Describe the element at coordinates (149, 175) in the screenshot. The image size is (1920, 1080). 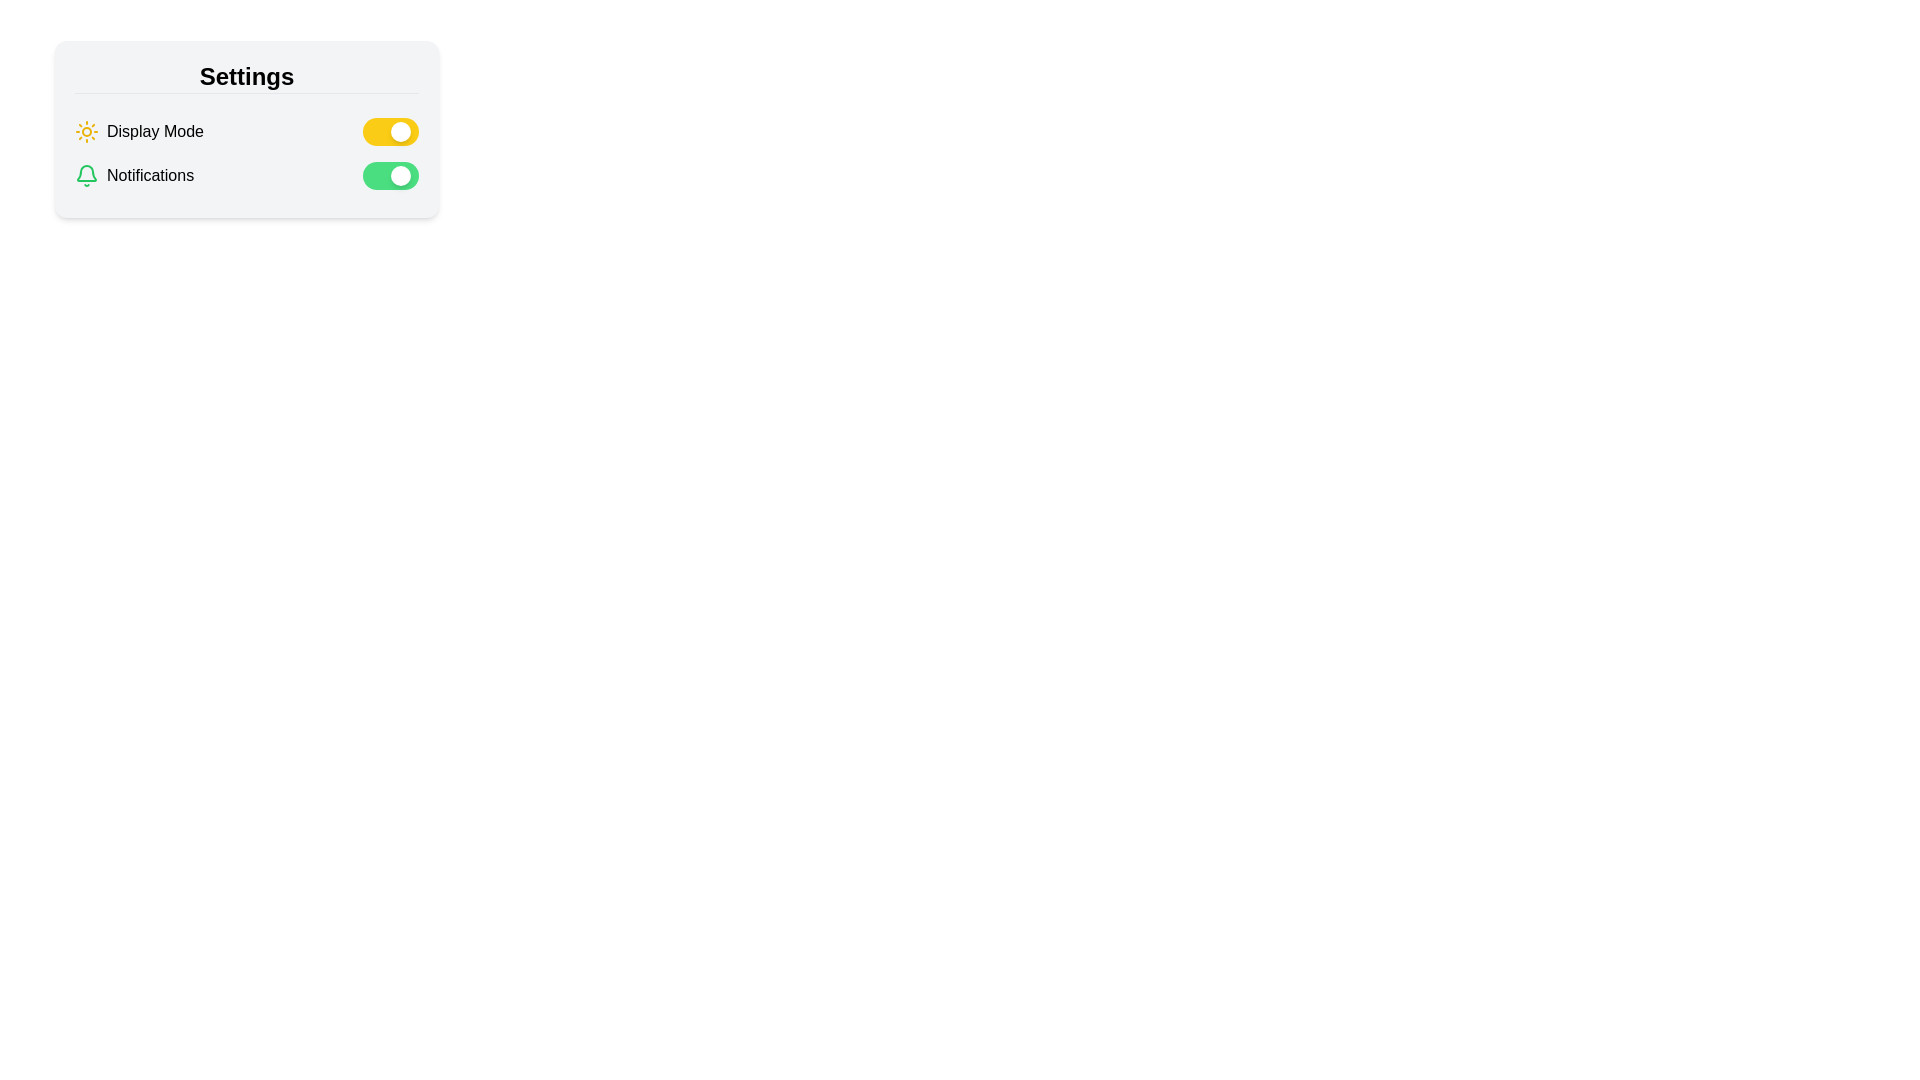
I see `the 'Notifications' text label, which is a prominent medium-sized font label located in the settings section, positioned below the 'Display Mode' section and next to a bell icon` at that location.